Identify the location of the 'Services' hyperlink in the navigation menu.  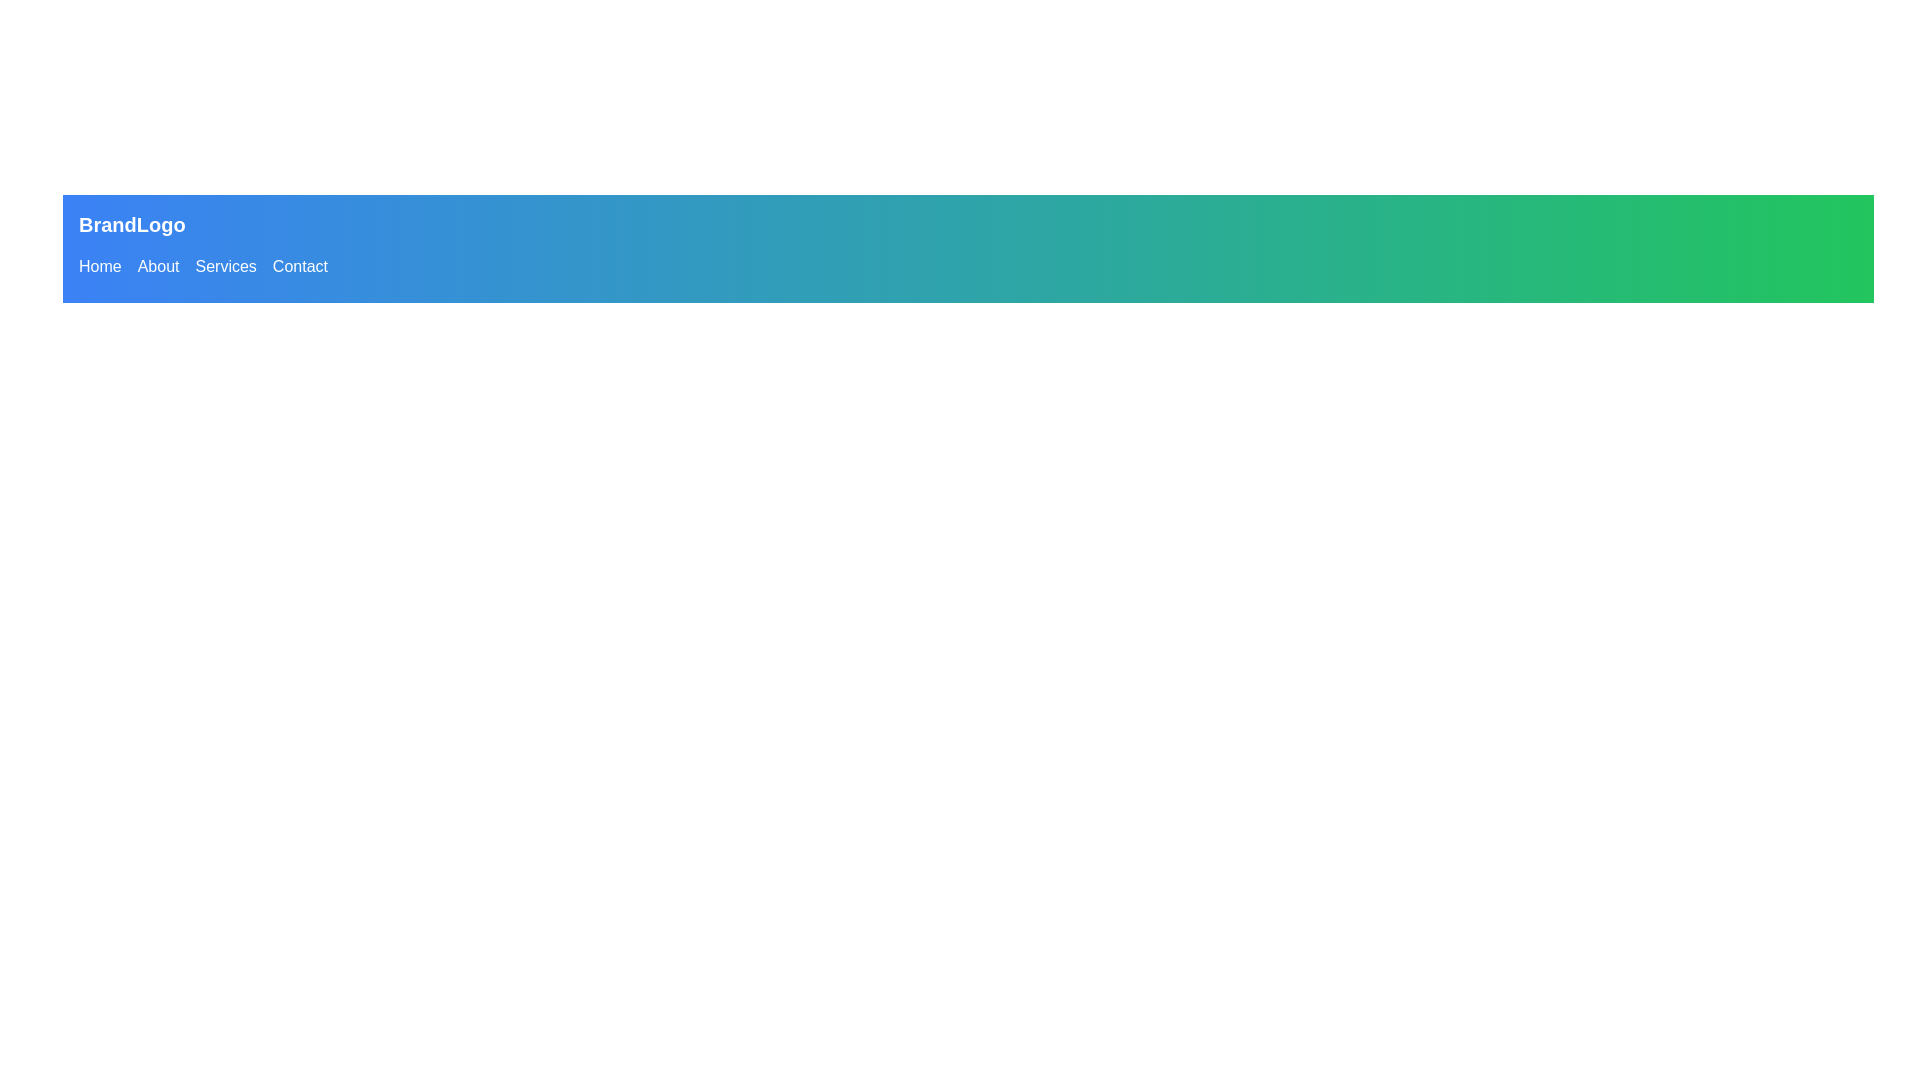
(225, 265).